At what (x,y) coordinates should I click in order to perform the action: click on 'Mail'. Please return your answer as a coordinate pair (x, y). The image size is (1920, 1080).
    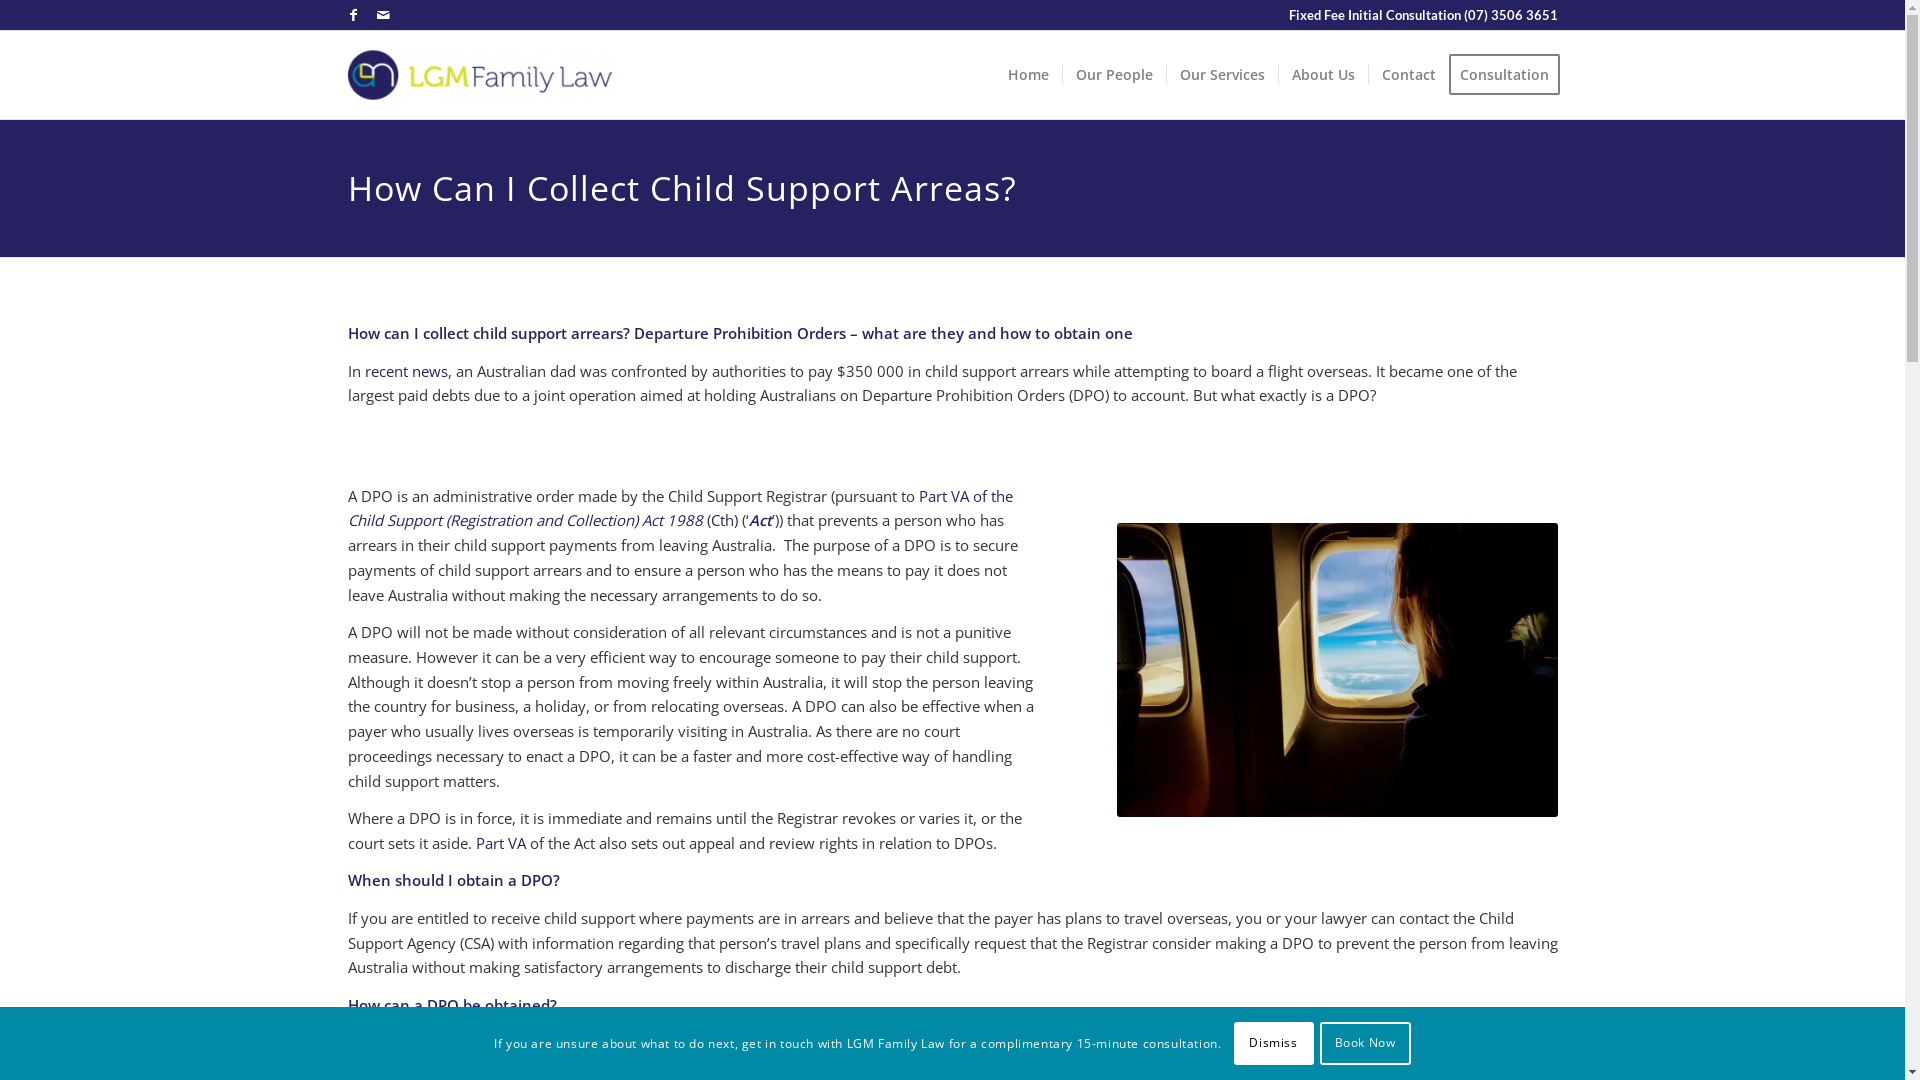
    Looking at the image, I should click on (368, 15).